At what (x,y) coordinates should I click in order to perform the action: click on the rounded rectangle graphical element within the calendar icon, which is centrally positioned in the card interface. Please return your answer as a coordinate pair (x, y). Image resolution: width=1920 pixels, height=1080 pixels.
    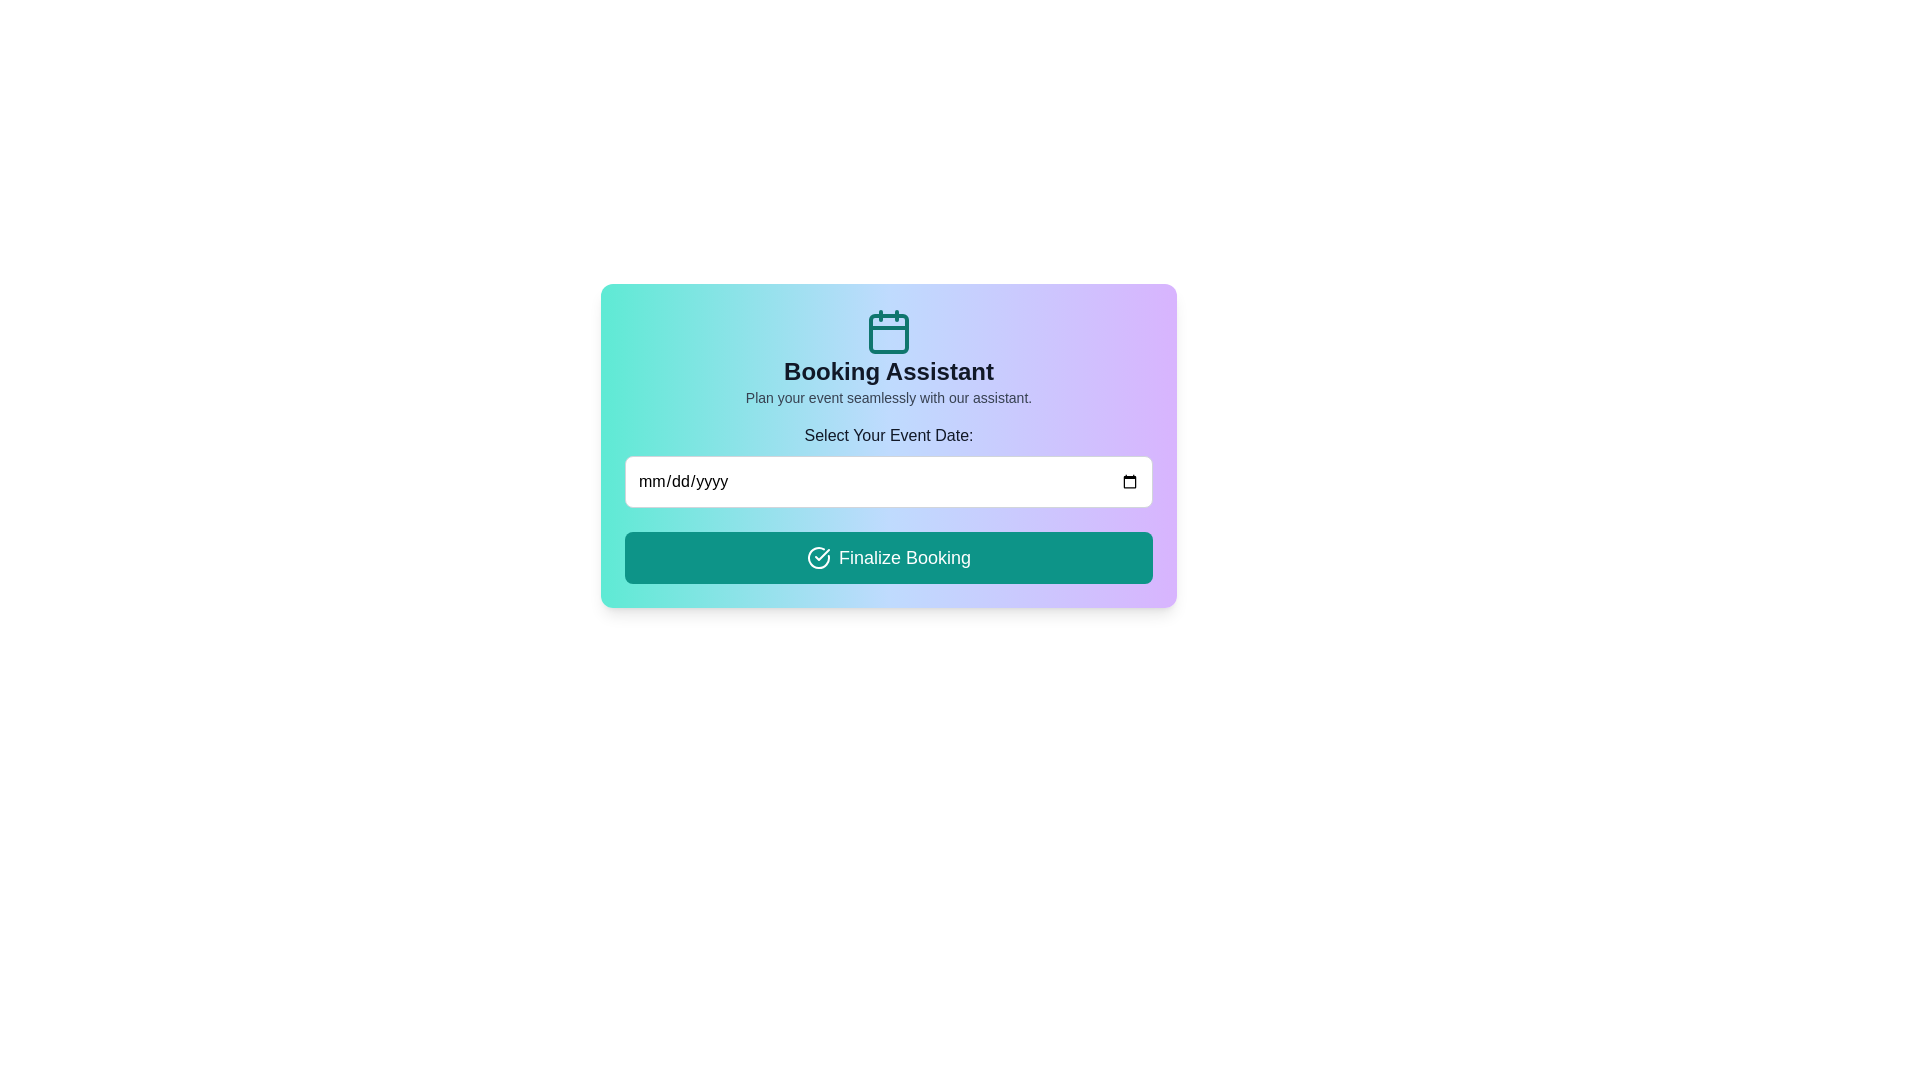
    Looking at the image, I should click on (887, 333).